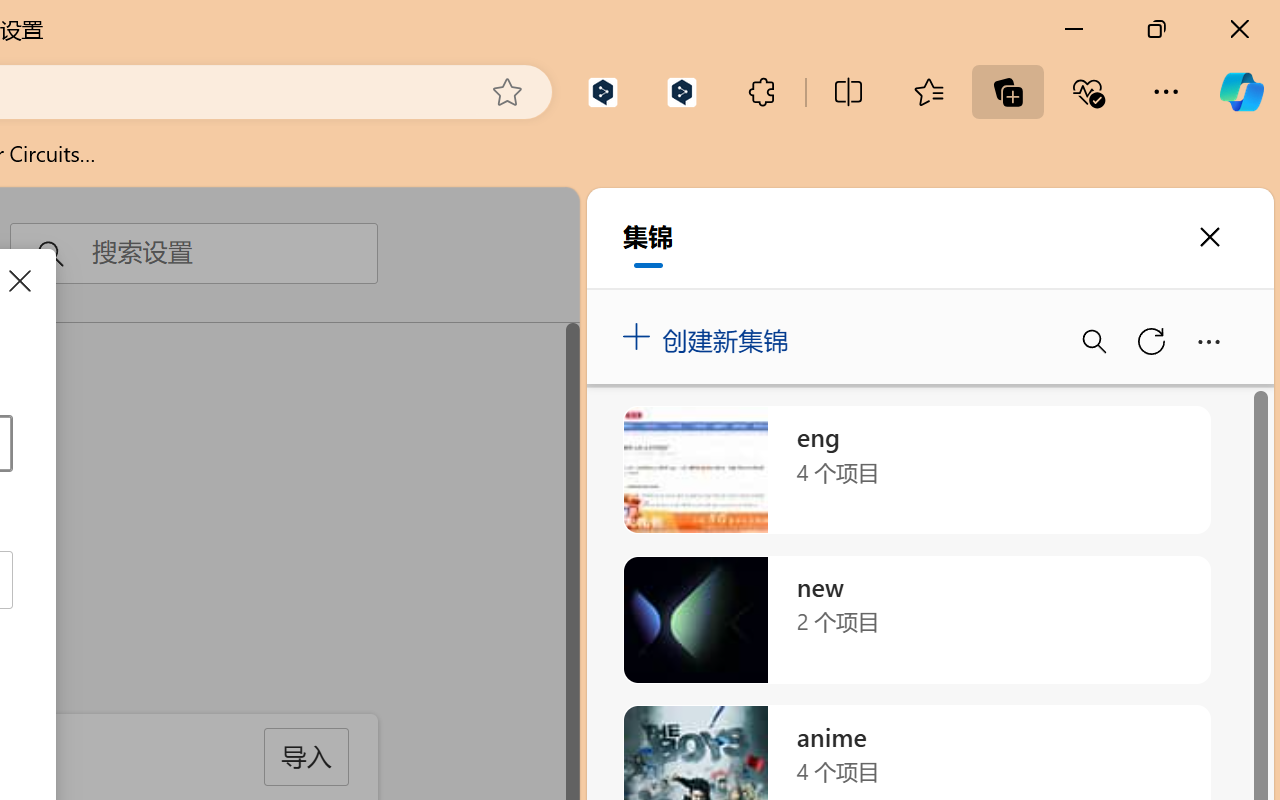 The image size is (1280, 800). Describe the element at coordinates (1240, 91) in the screenshot. I see `'Copilot (Ctrl+Shift+.)'` at that location.